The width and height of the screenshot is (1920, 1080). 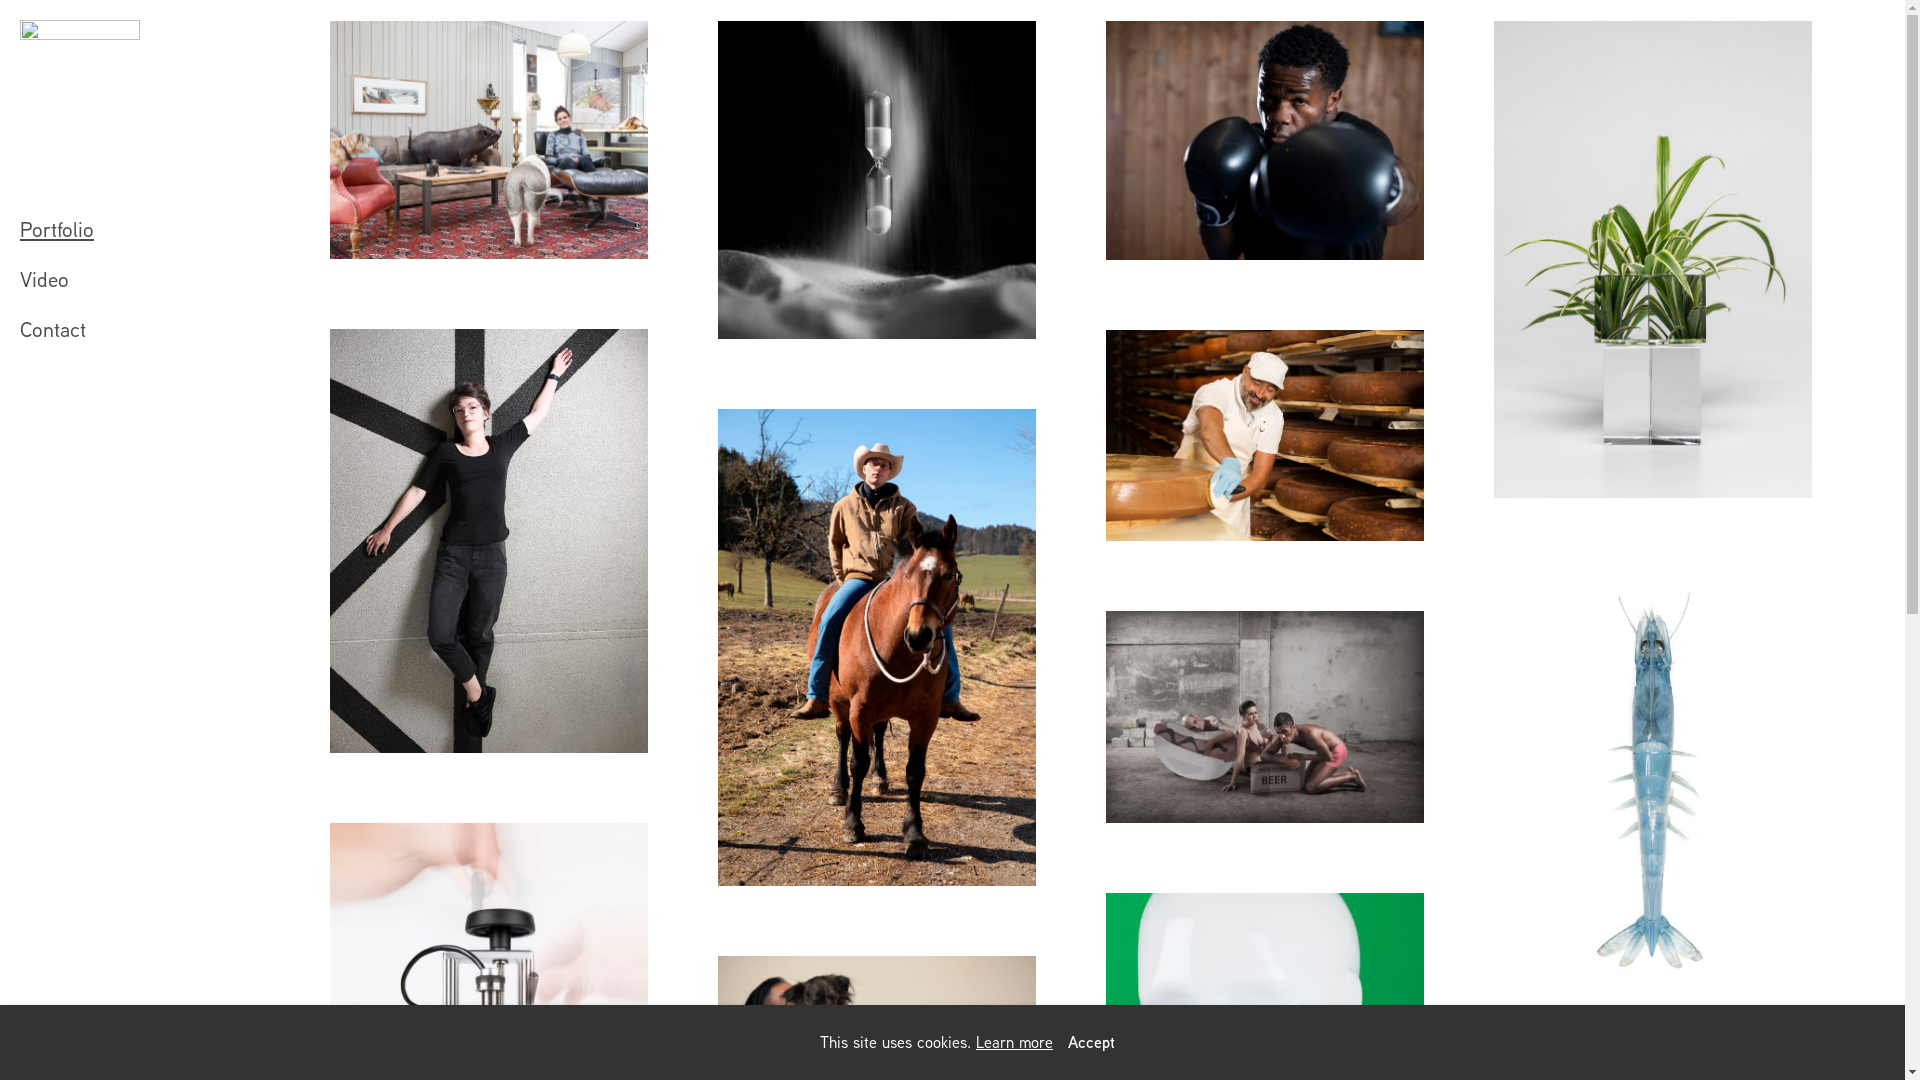 What do you see at coordinates (1014, 1041) in the screenshot?
I see `'Learn more'` at bounding box center [1014, 1041].